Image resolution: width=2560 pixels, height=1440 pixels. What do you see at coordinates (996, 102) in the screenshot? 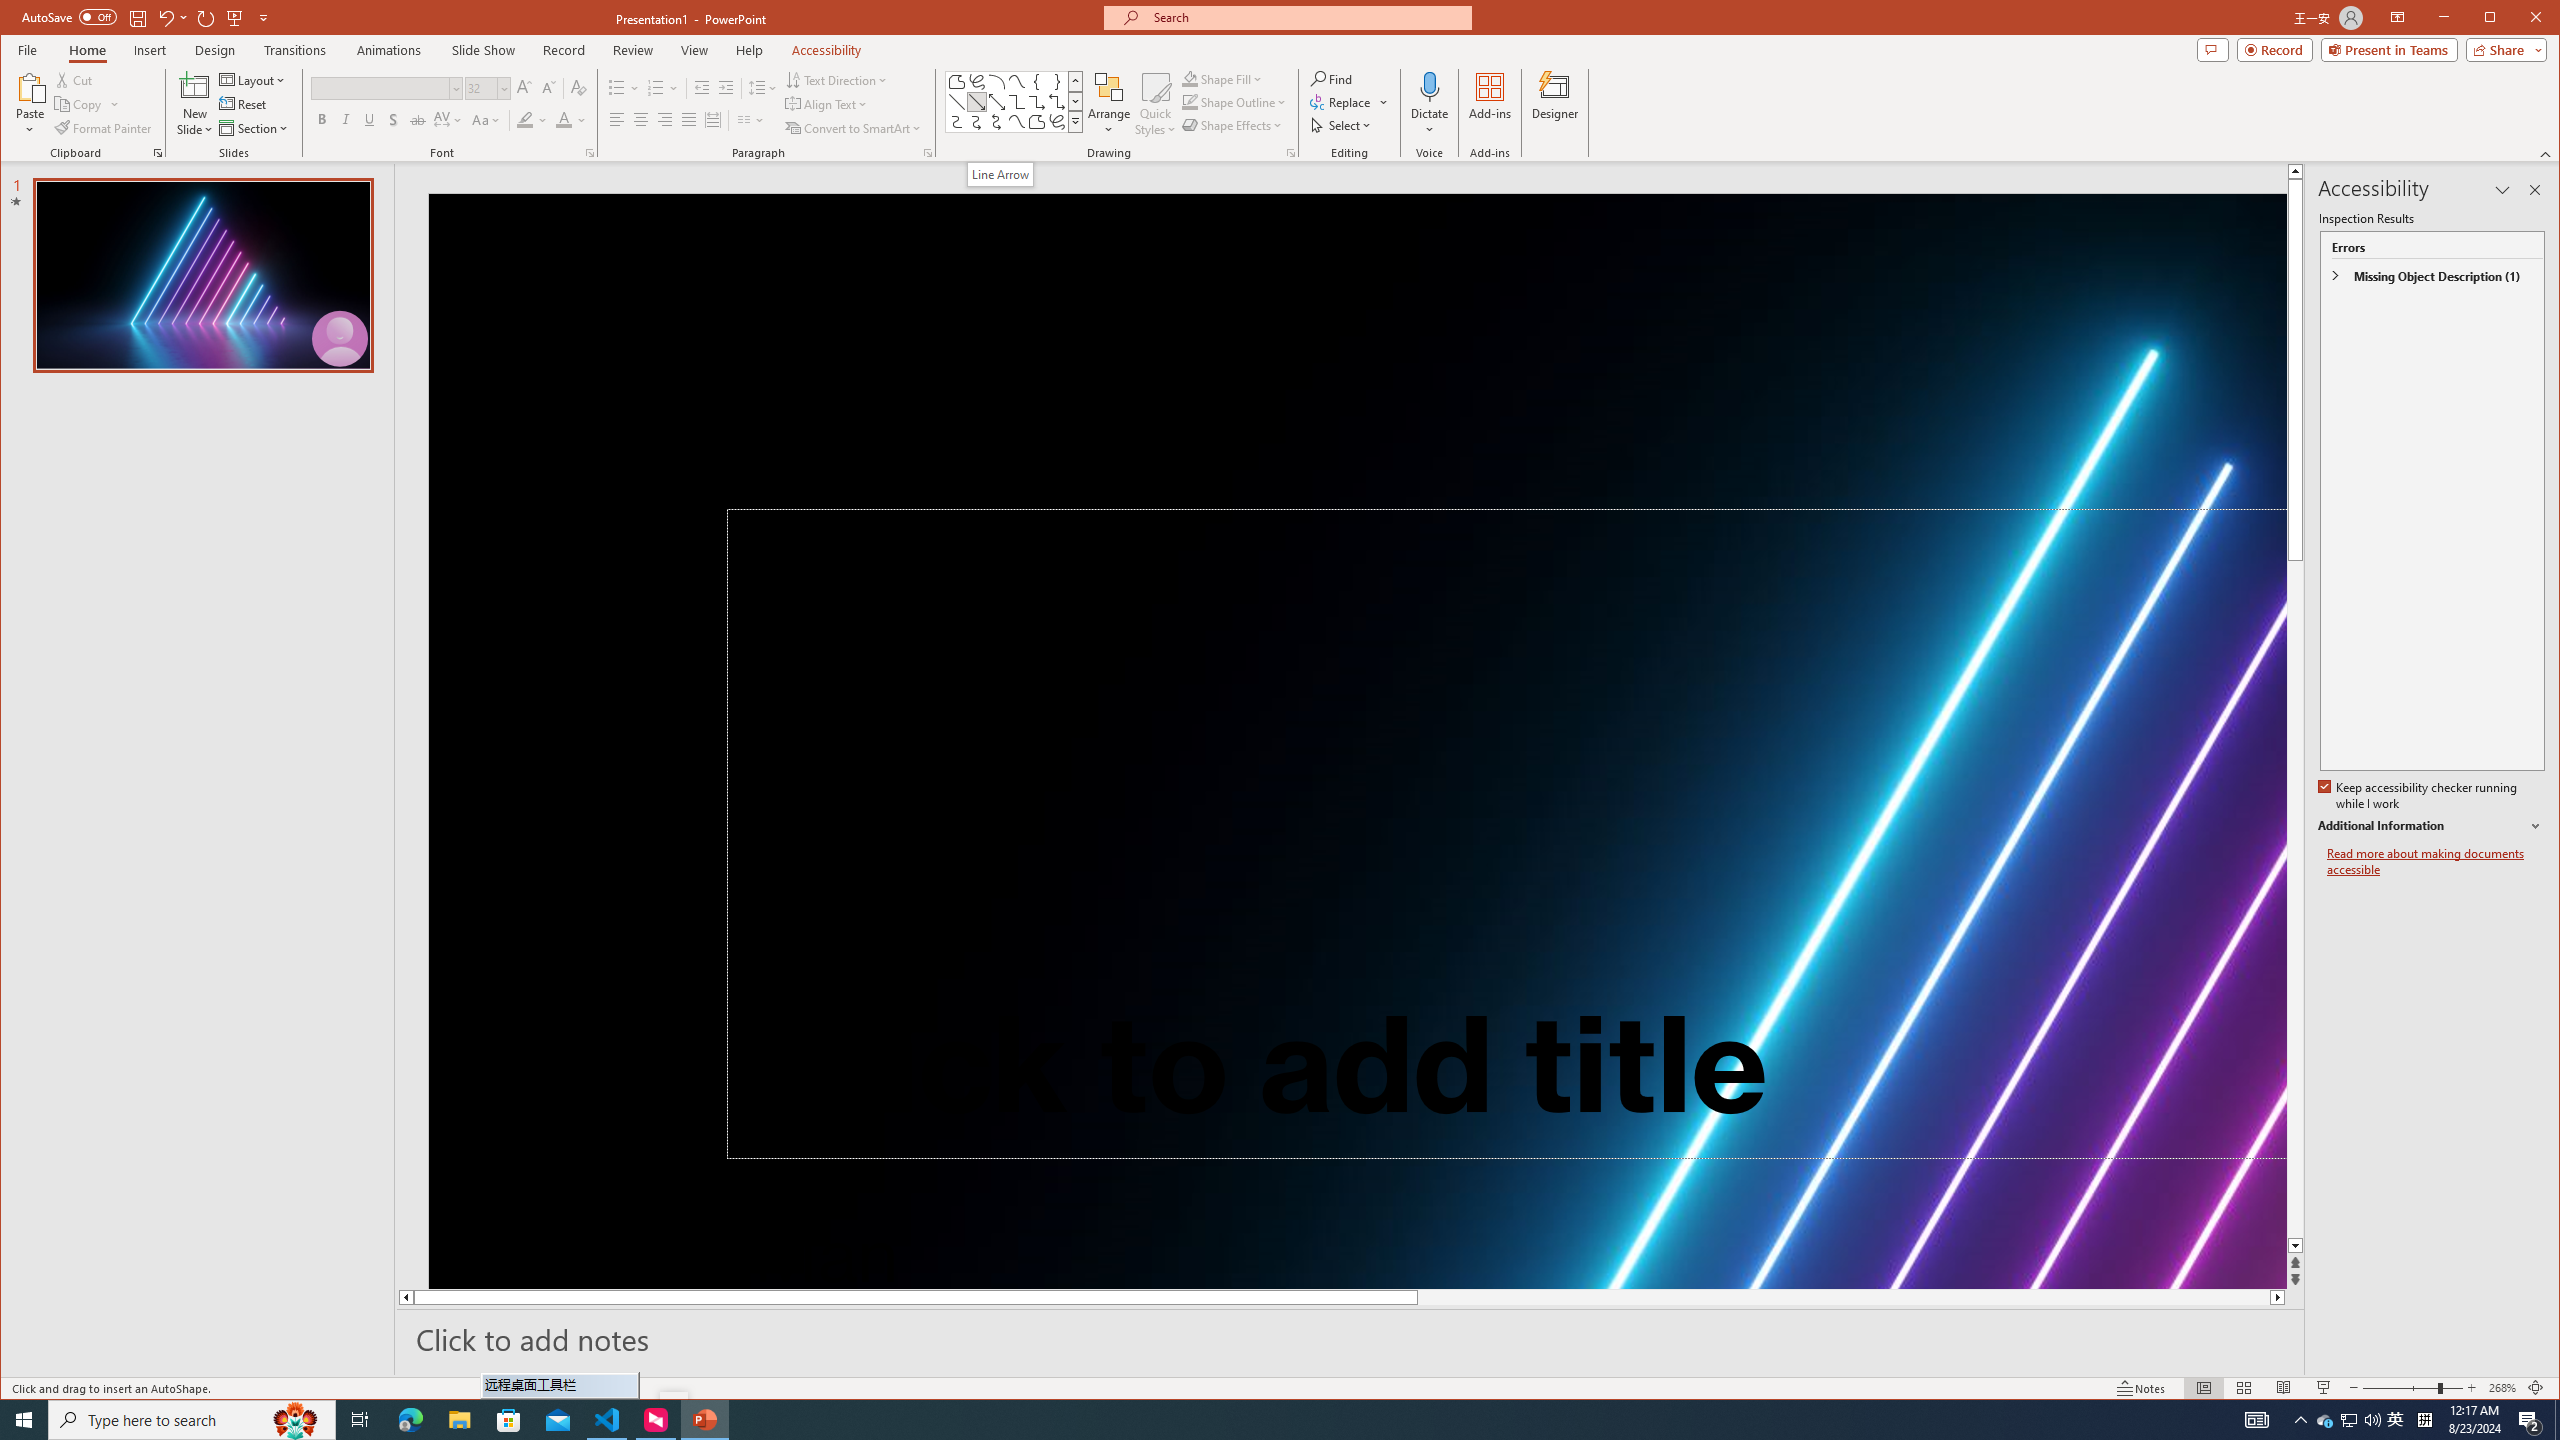
I see `'Line Arrow: Double'` at bounding box center [996, 102].